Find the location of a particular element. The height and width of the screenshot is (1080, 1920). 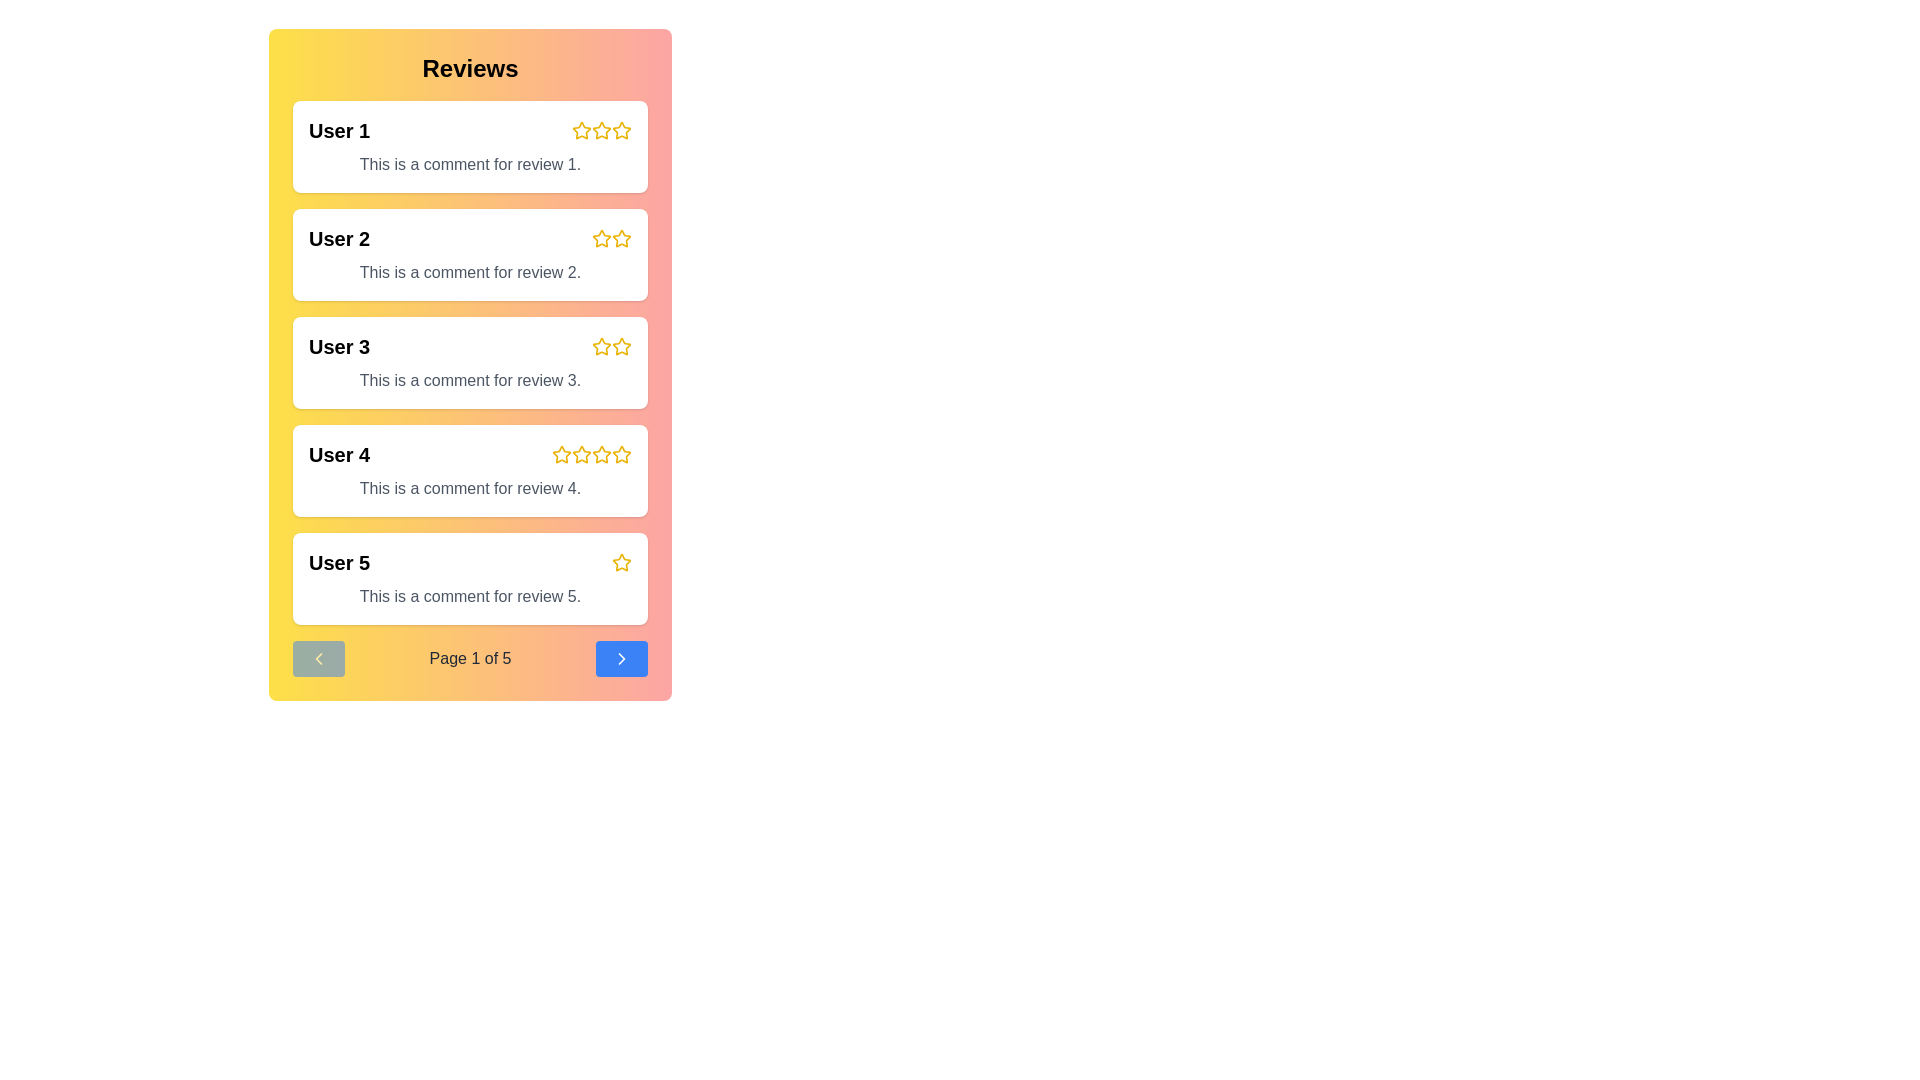

the third star icon in the rating row associated with 'User 4' to rate it is located at coordinates (580, 455).